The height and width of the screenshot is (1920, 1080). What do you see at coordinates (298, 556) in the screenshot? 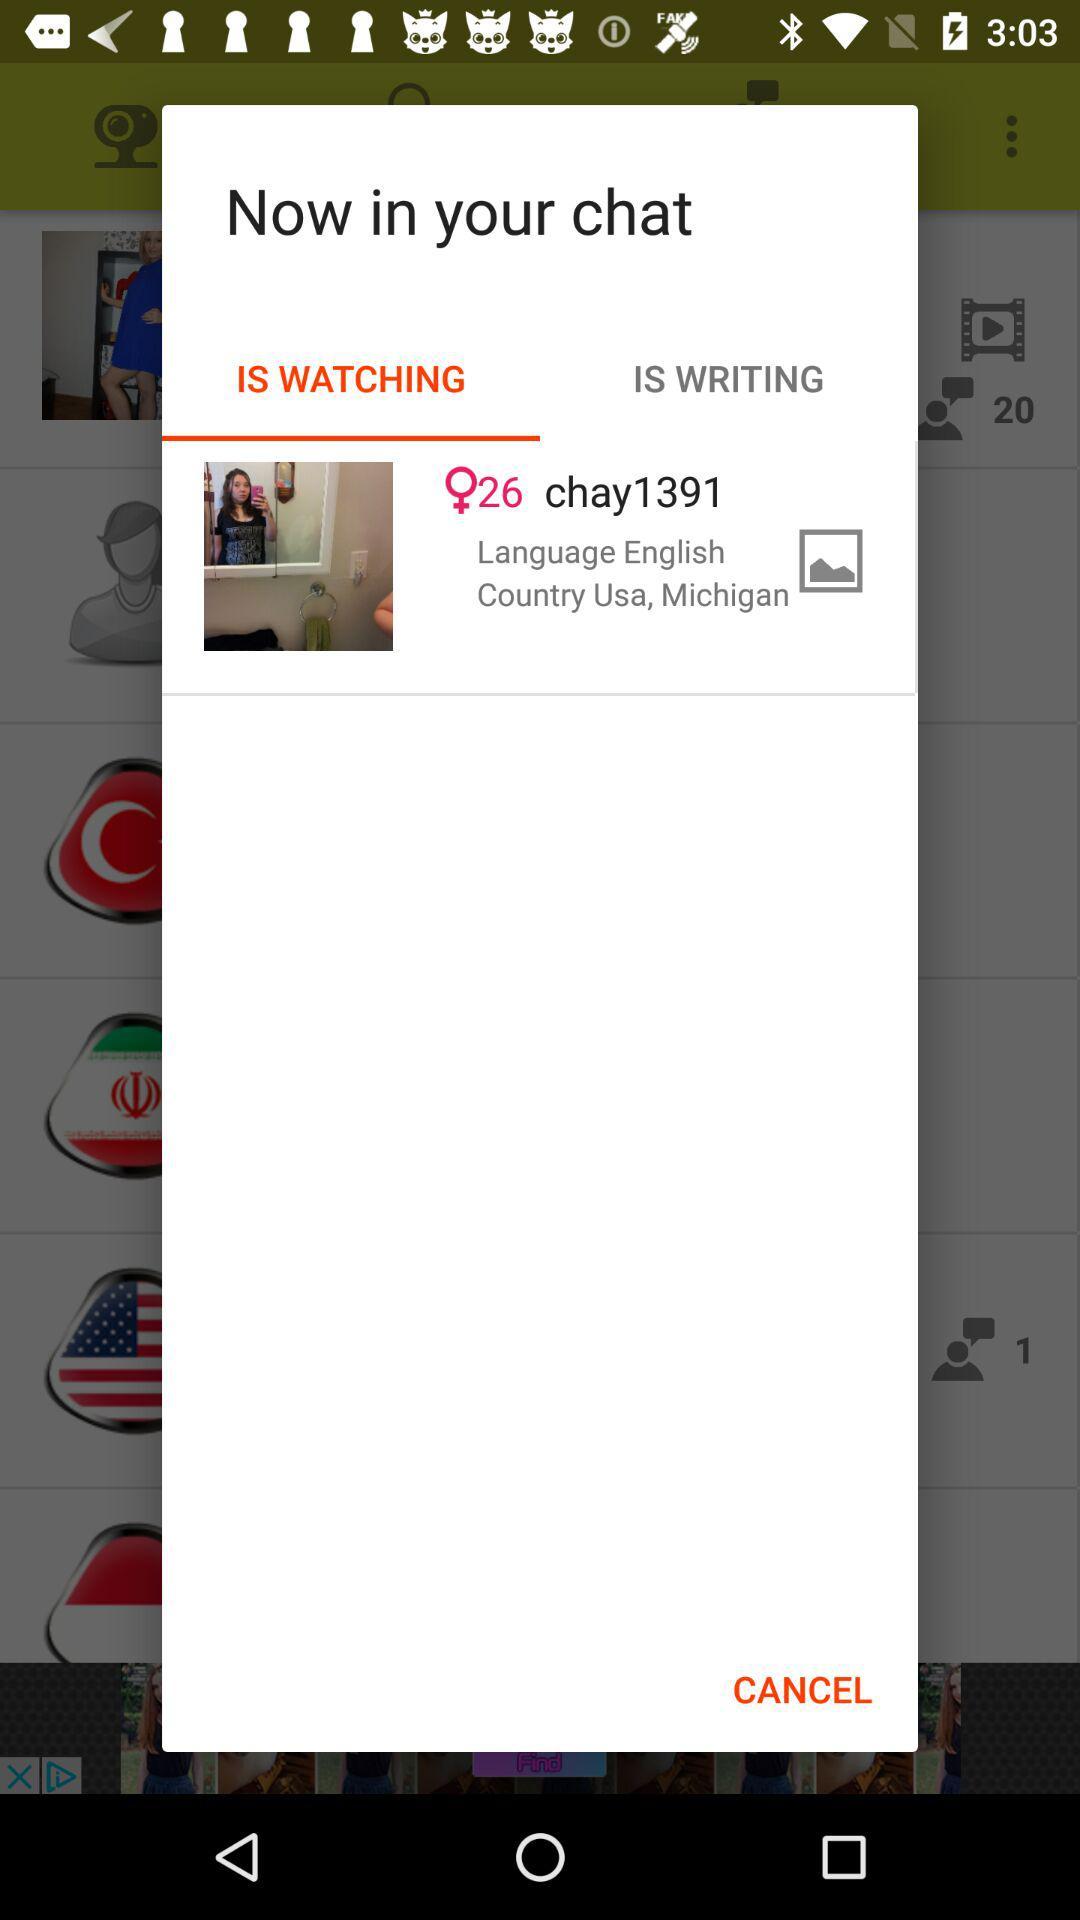
I see `the icon next to the 26 item` at bounding box center [298, 556].